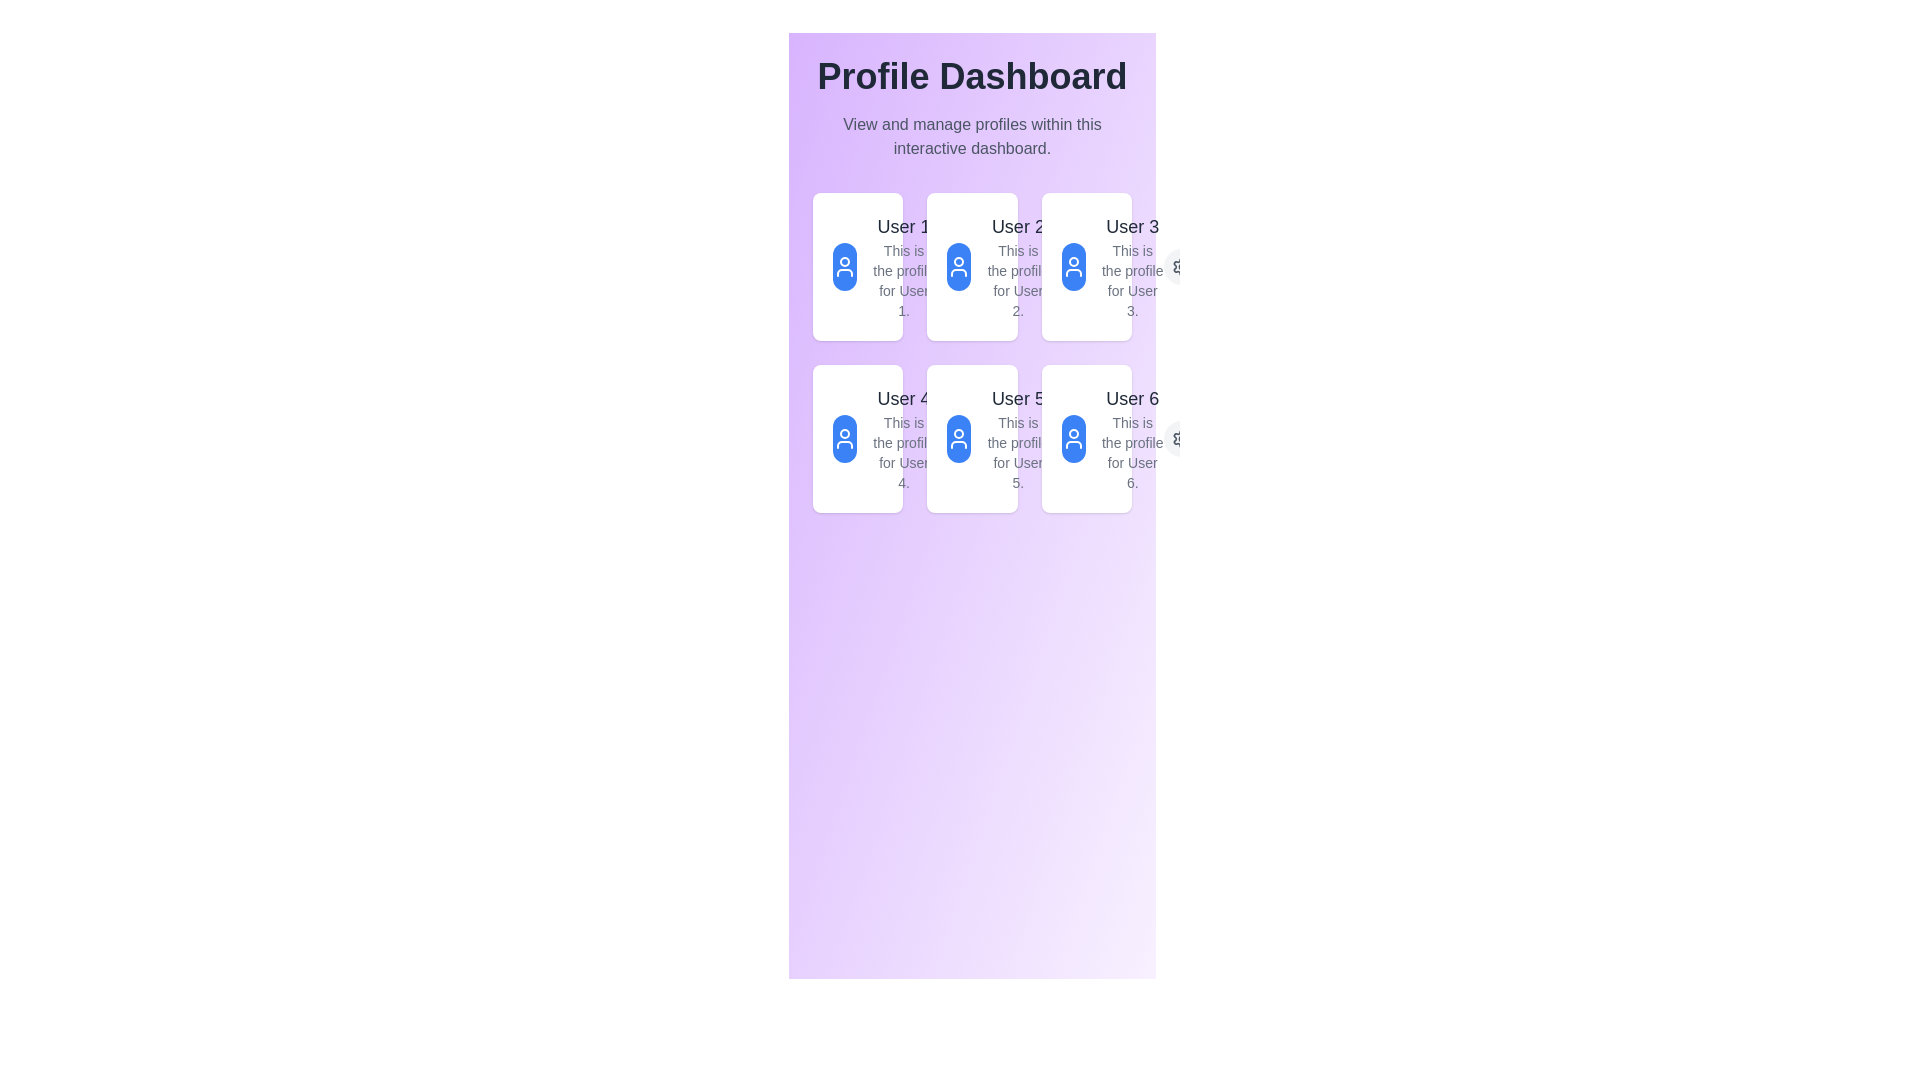  I want to click on the icon button located in the top-right corner of the User 6 card, so click(1065, 438).